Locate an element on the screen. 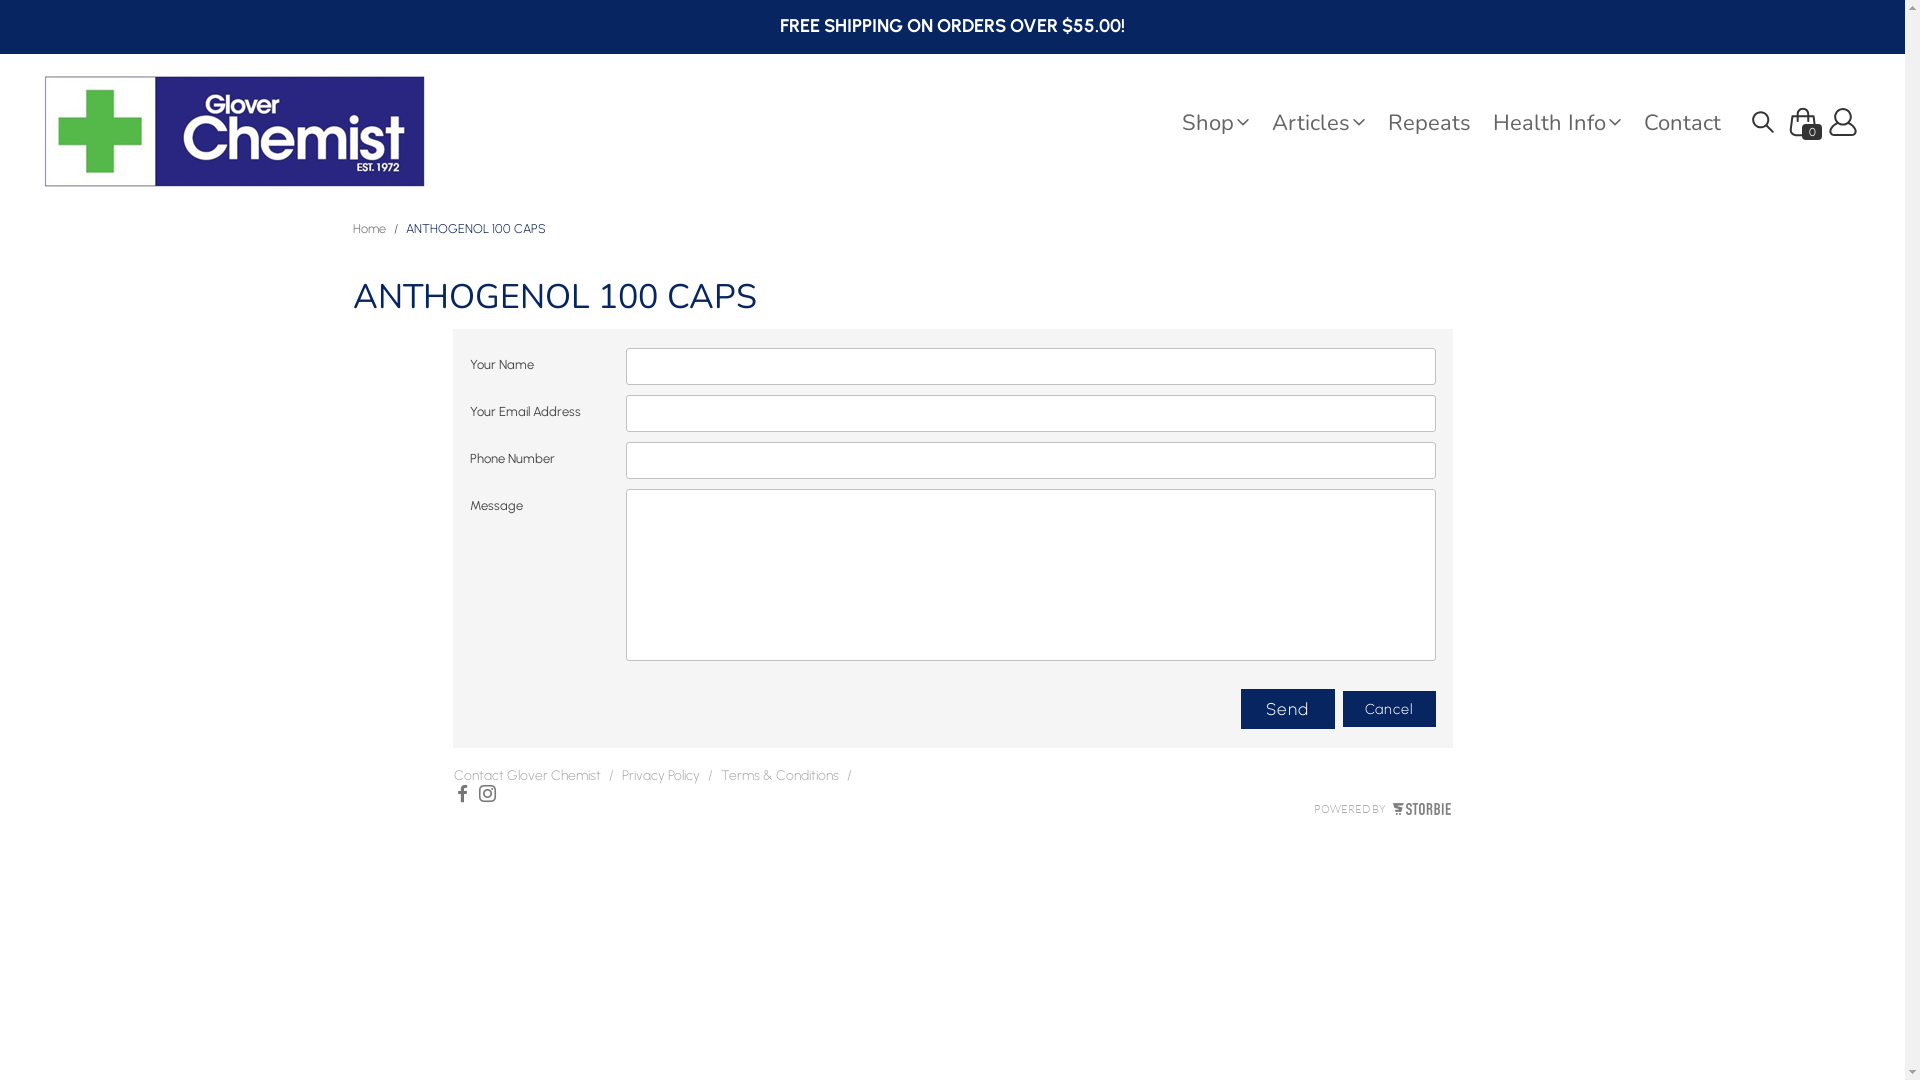 Image resolution: width=1920 pixels, height=1080 pixels. 'Articles' is located at coordinates (1329, 123).